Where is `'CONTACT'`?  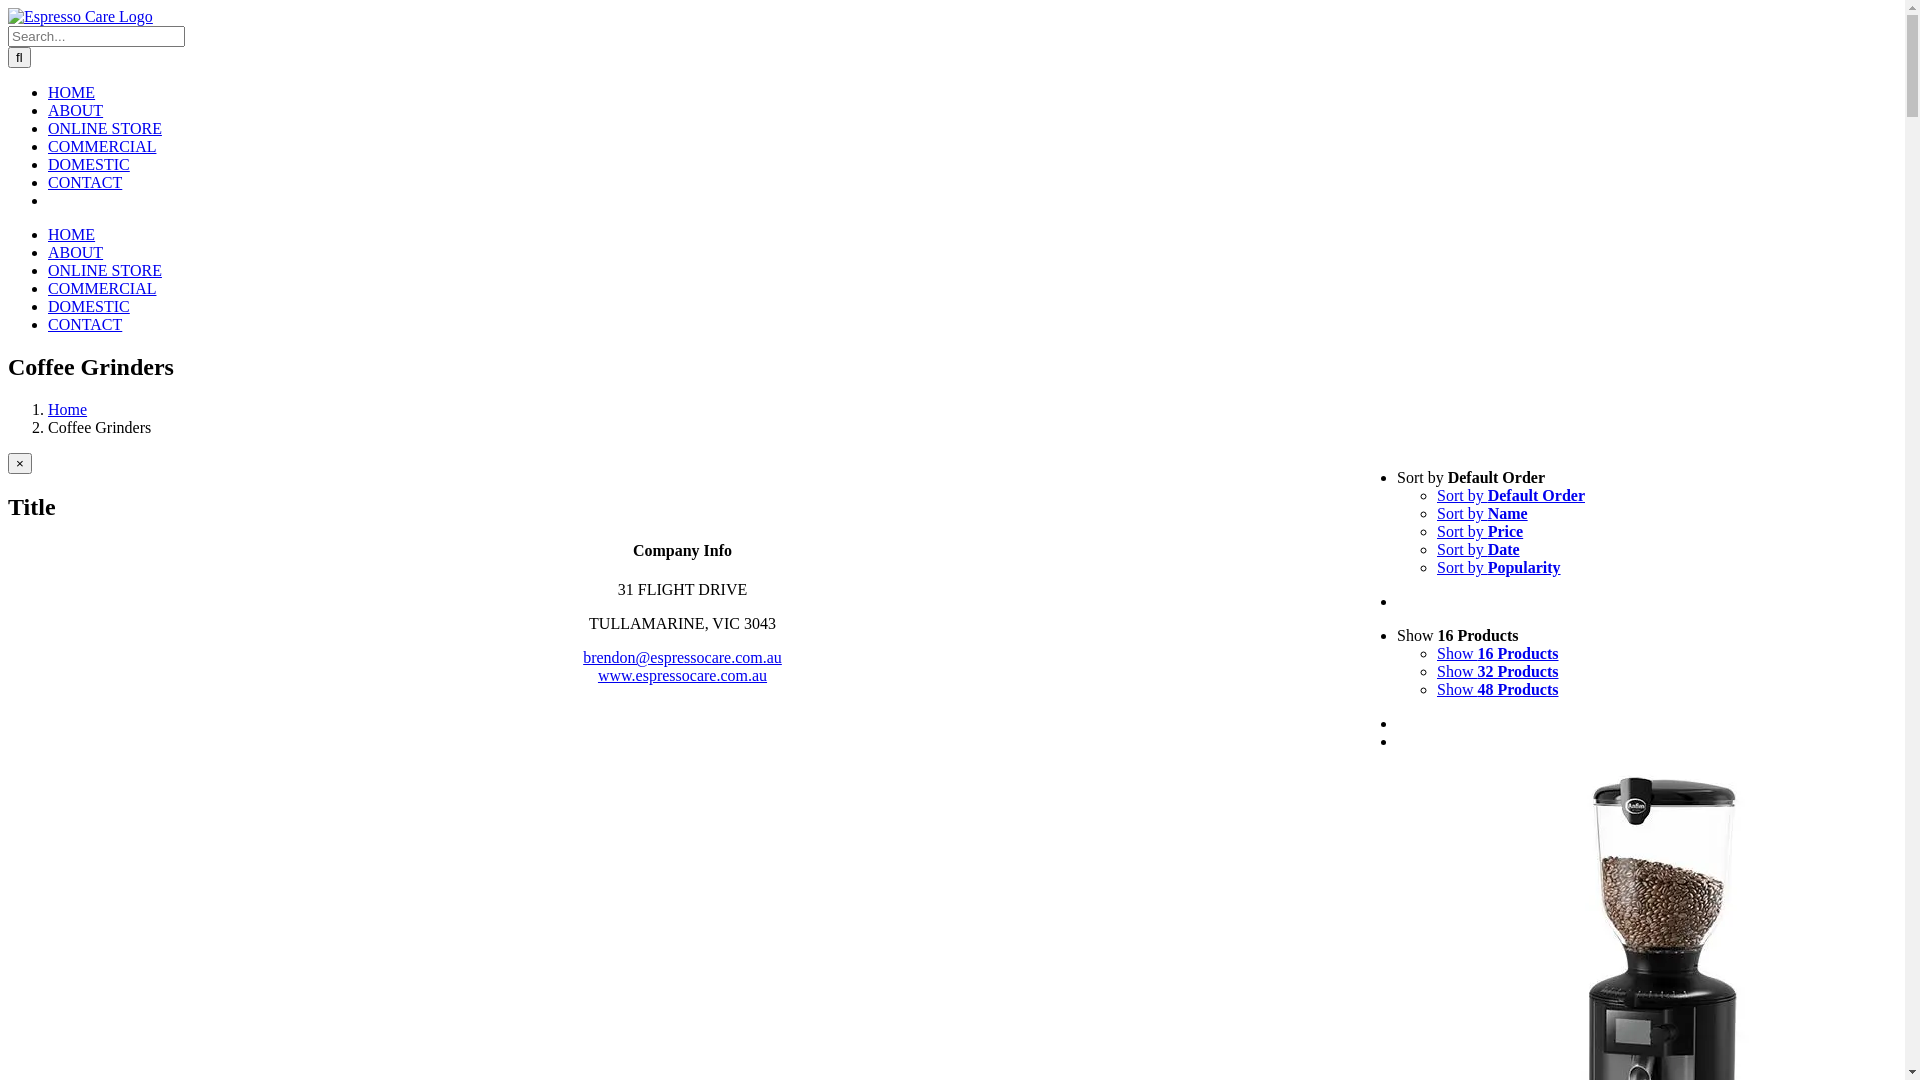 'CONTACT' is located at coordinates (48, 182).